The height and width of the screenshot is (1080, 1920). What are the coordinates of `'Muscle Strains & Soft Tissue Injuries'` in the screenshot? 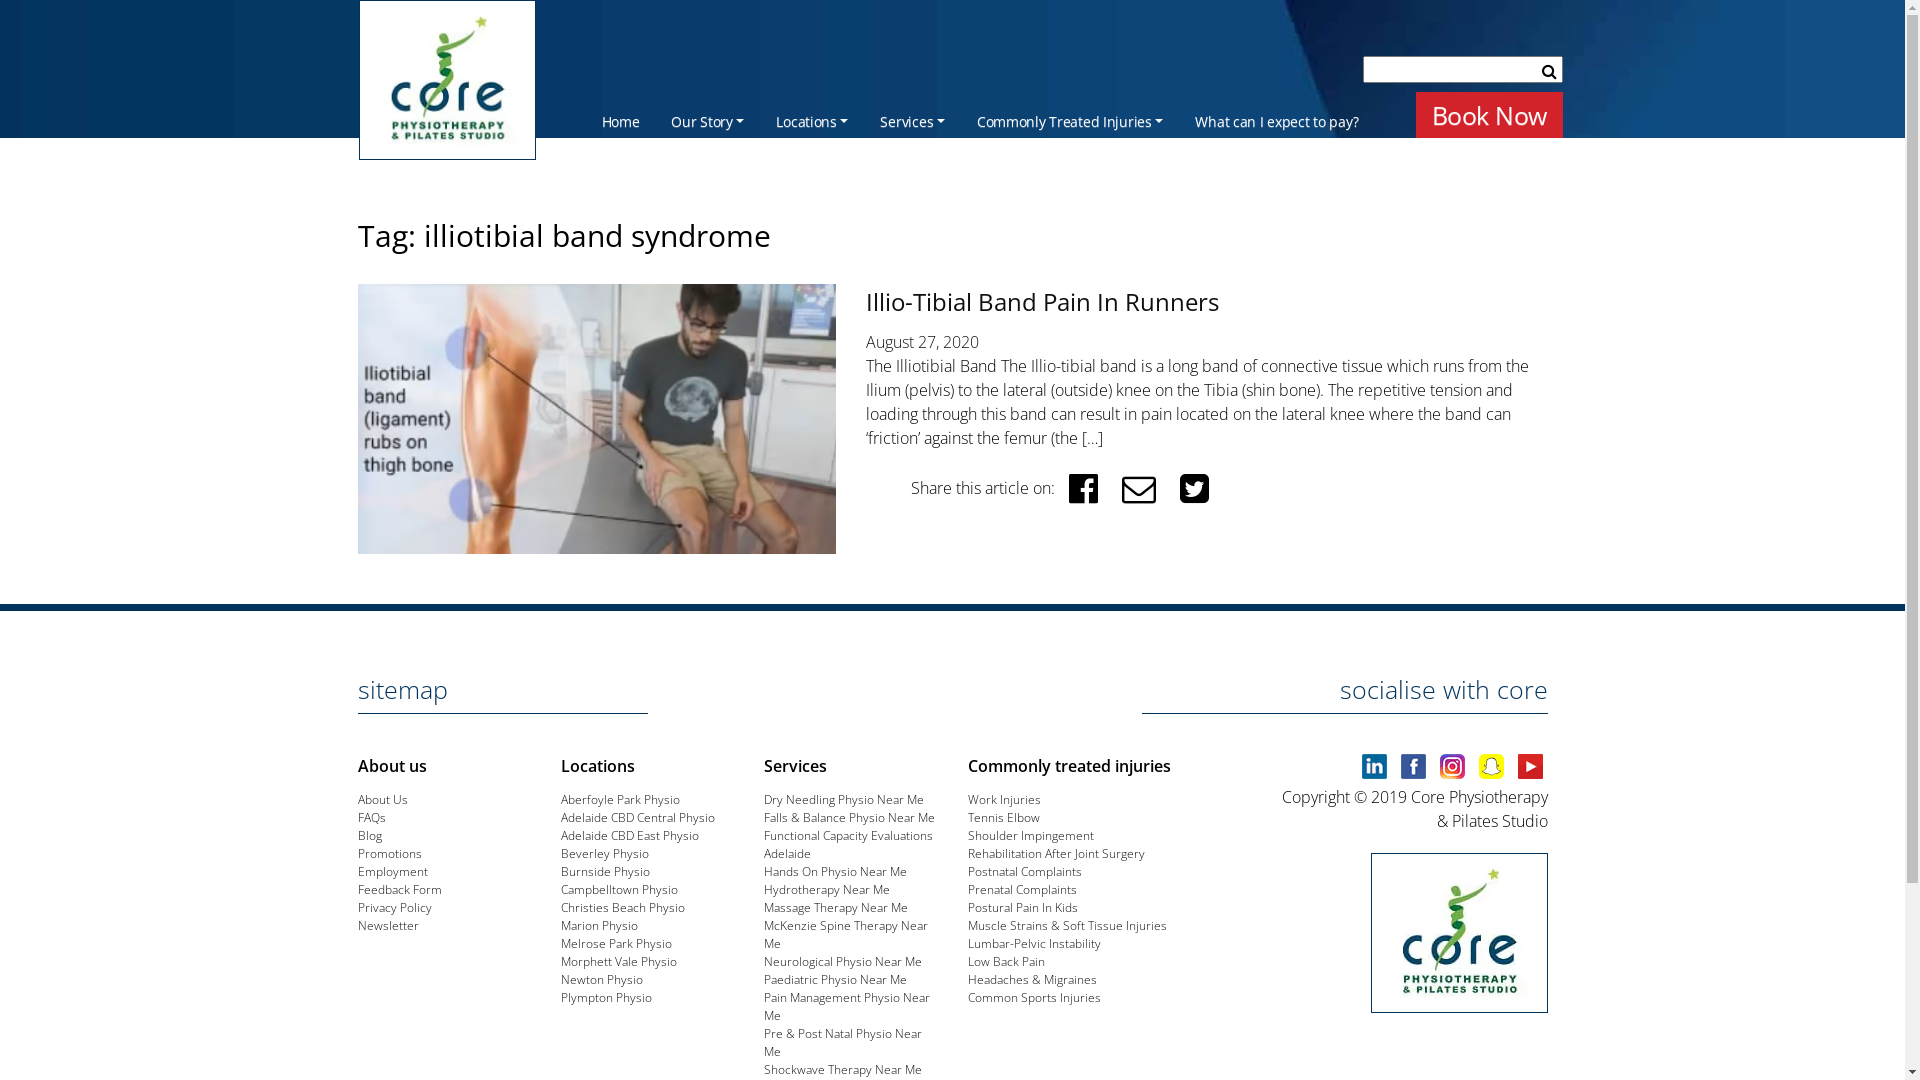 It's located at (1066, 925).